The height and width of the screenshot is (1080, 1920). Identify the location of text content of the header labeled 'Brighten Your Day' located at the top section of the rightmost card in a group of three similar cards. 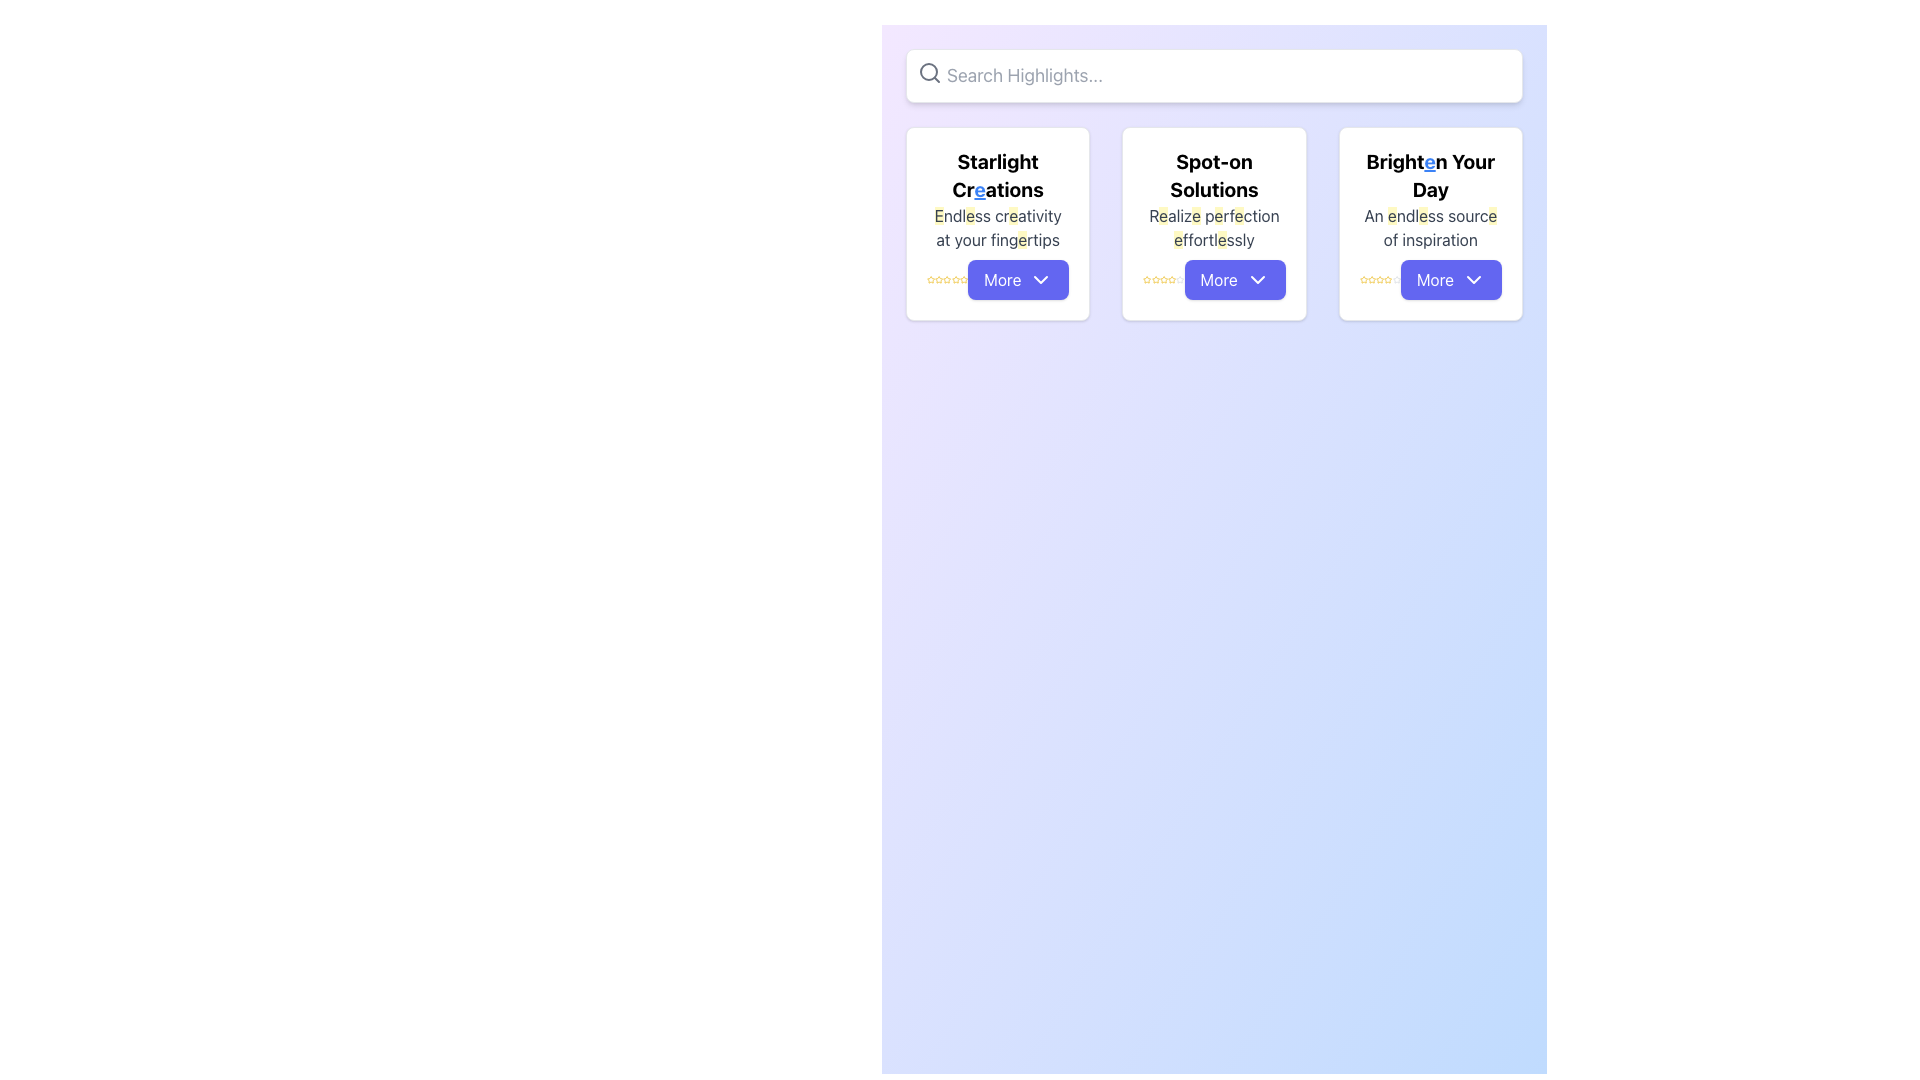
(1429, 200).